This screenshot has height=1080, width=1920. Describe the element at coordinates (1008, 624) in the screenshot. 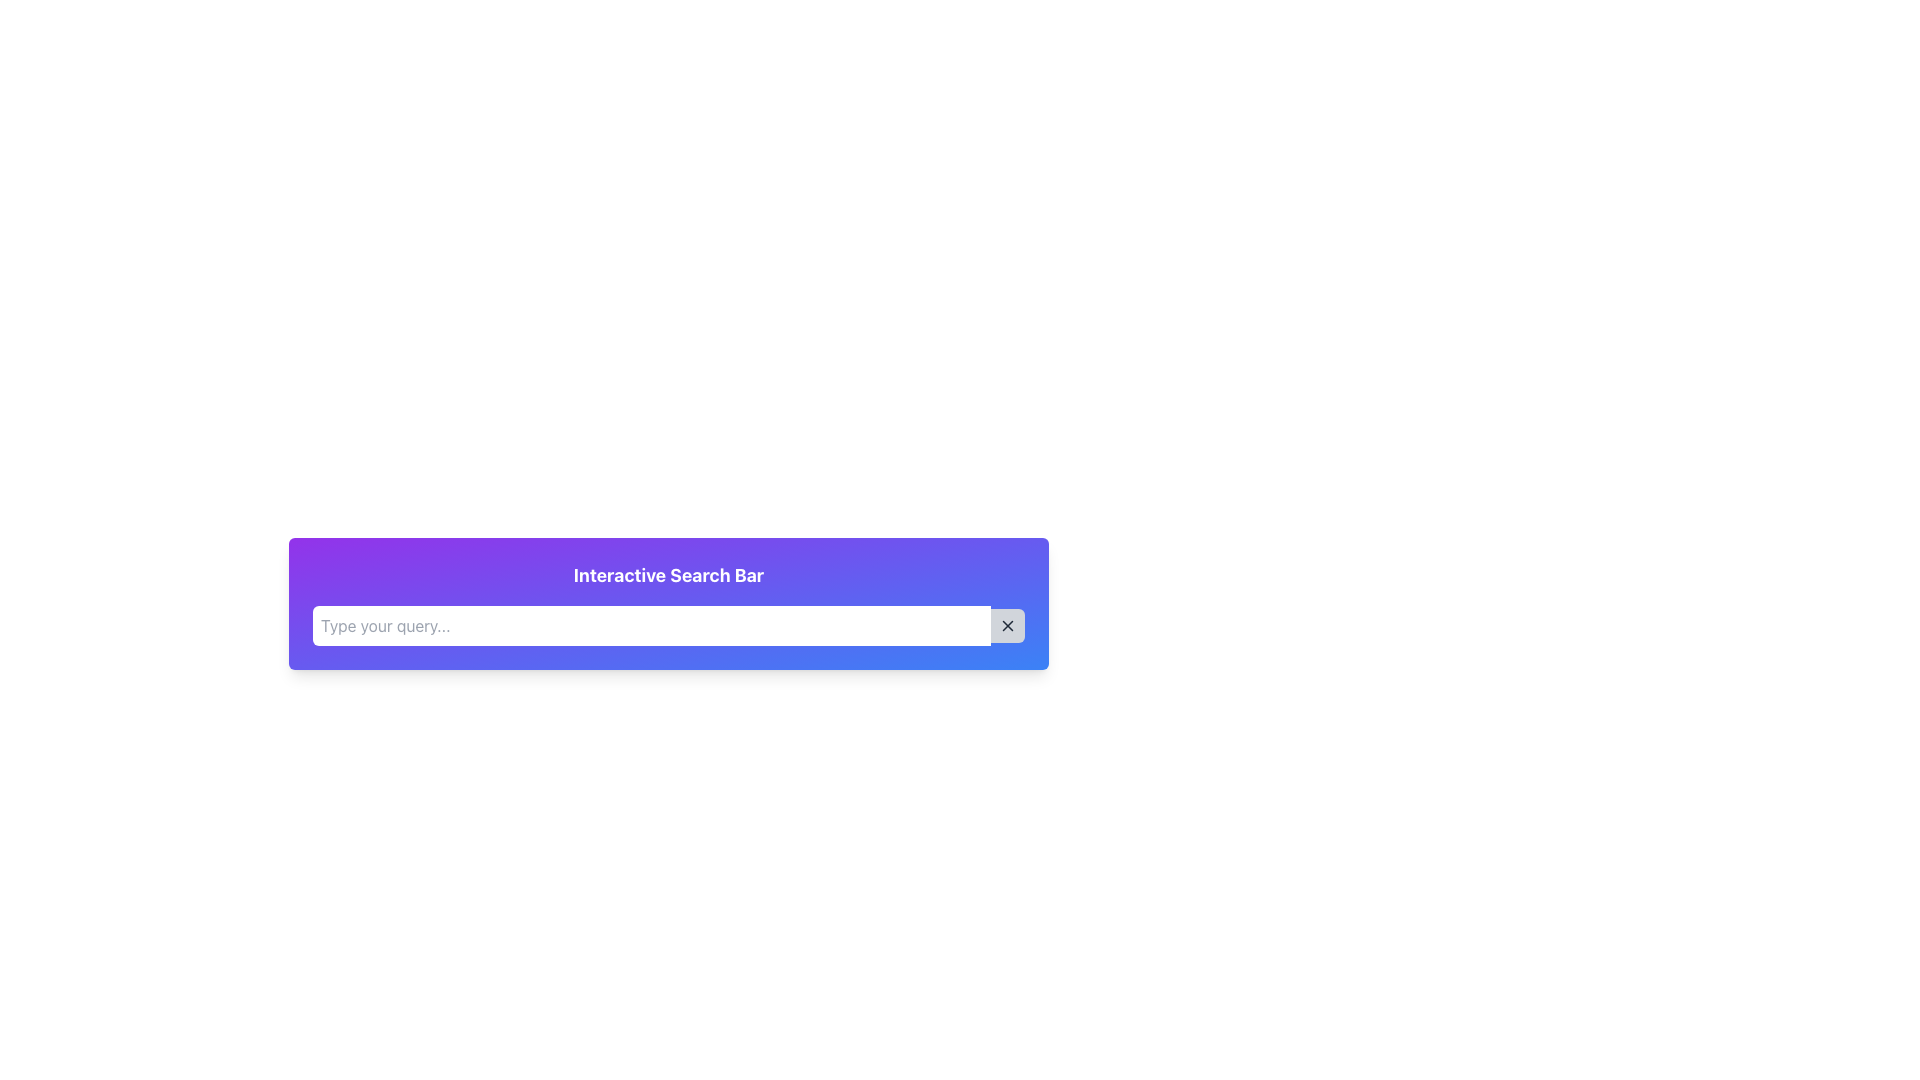

I see `the clear button located at the far-right end of the search bar layout to clear the current text in the associated input field` at that location.